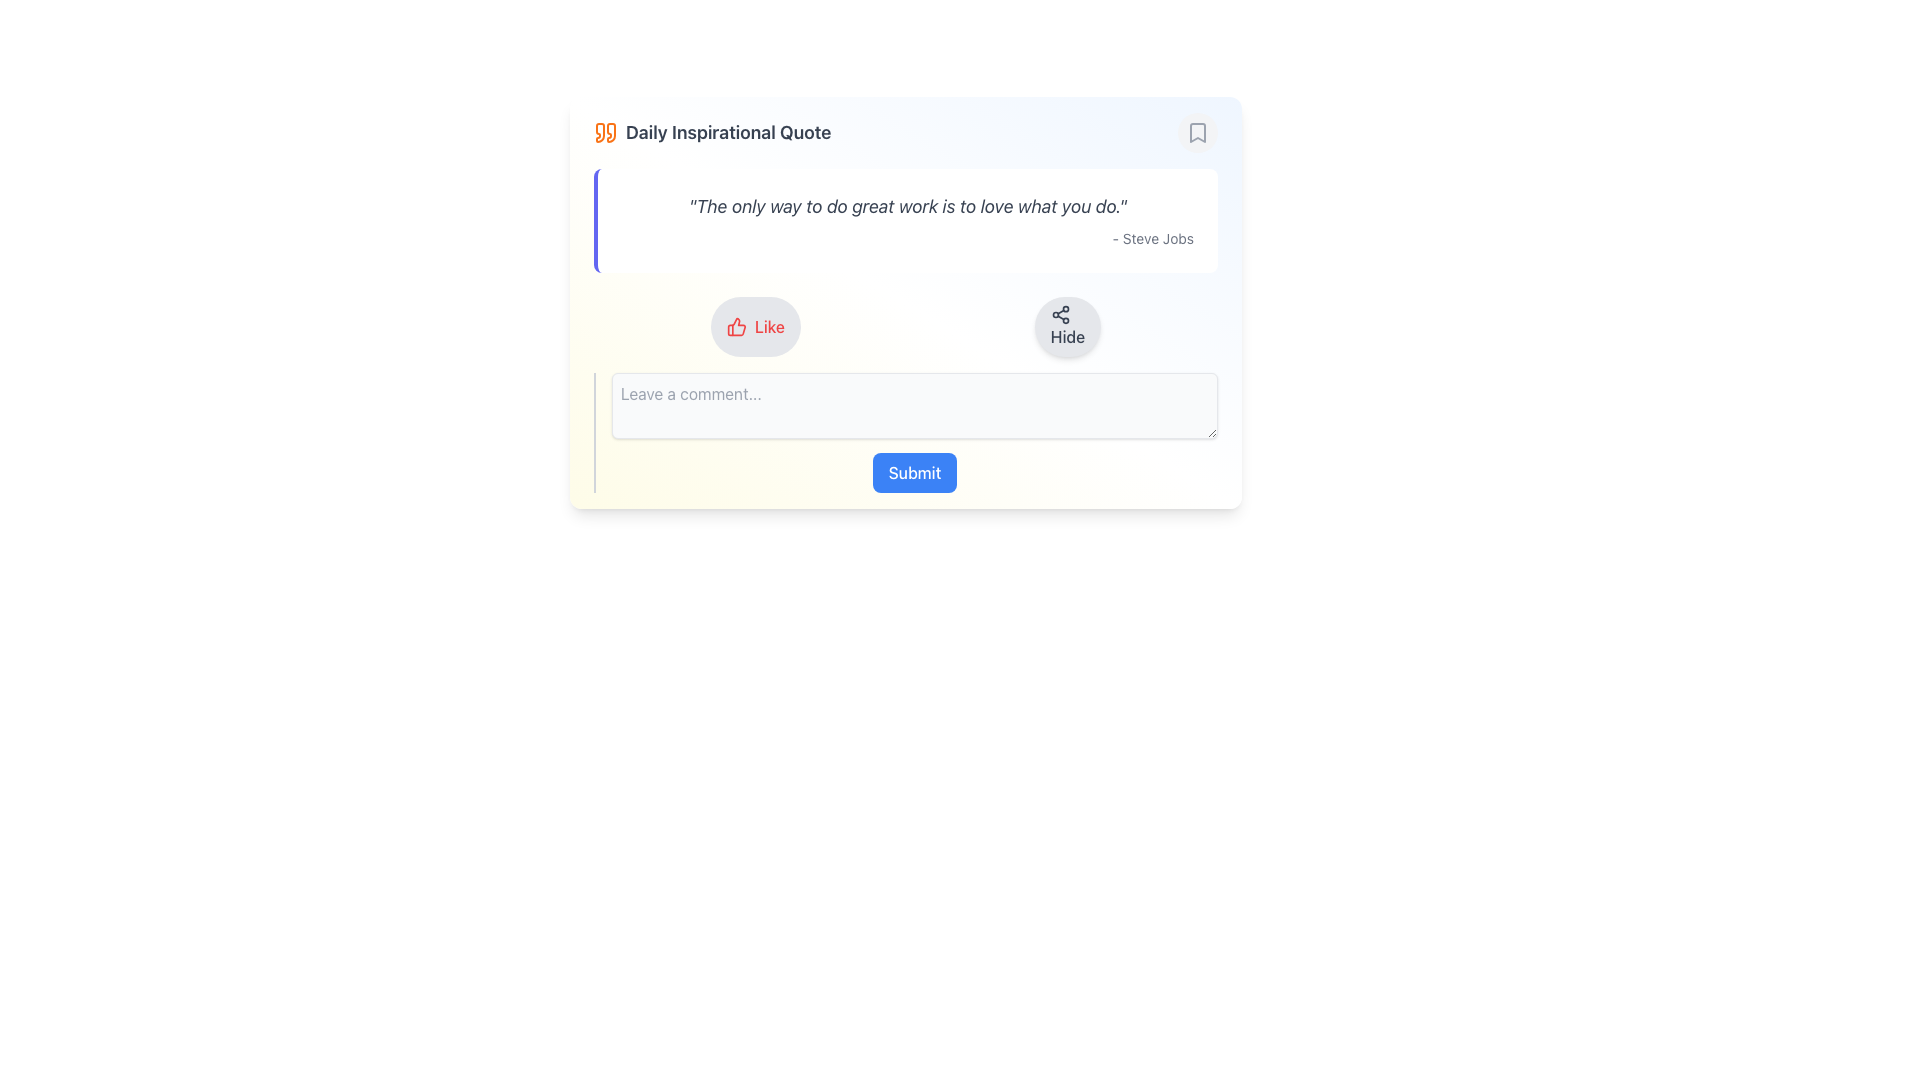  What do you see at coordinates (1198, 132) in the screenshot?
I see `the circular button with a light gray background and a bookmark icon` at bounding box center [1198, 132].